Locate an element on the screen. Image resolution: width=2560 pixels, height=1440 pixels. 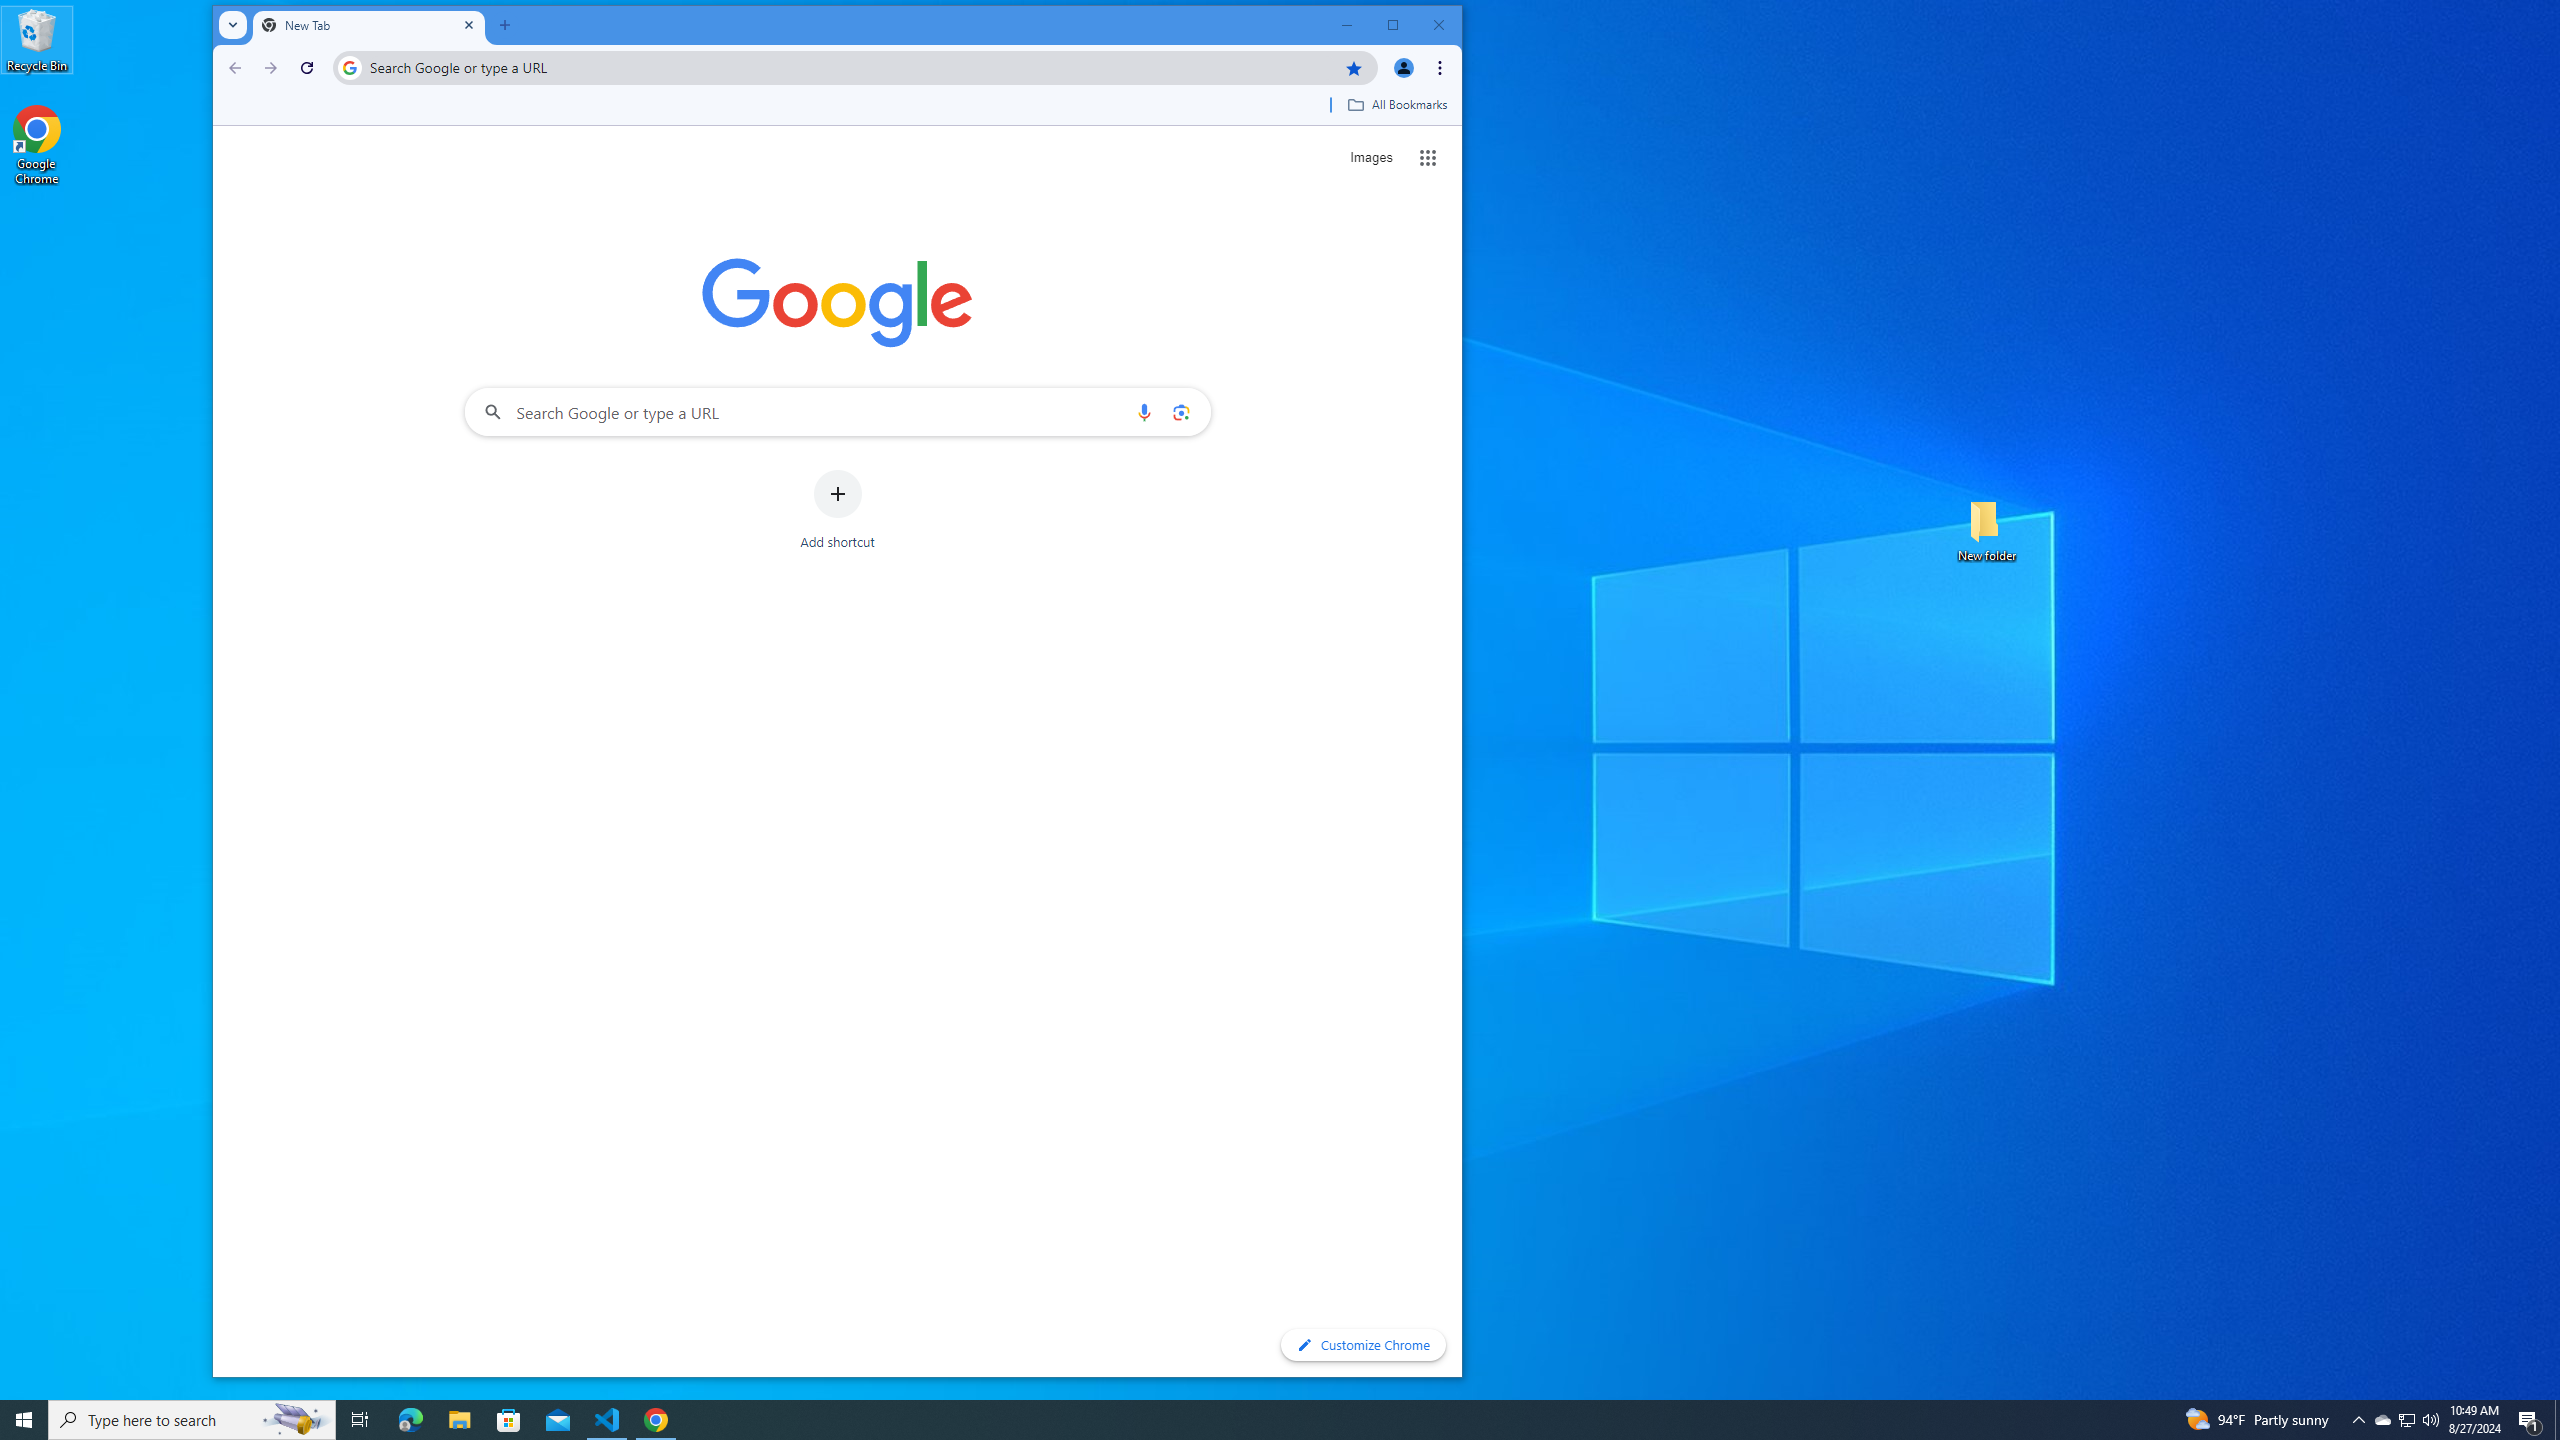
'Recycle Bin' is located at coordinates (36, 38).